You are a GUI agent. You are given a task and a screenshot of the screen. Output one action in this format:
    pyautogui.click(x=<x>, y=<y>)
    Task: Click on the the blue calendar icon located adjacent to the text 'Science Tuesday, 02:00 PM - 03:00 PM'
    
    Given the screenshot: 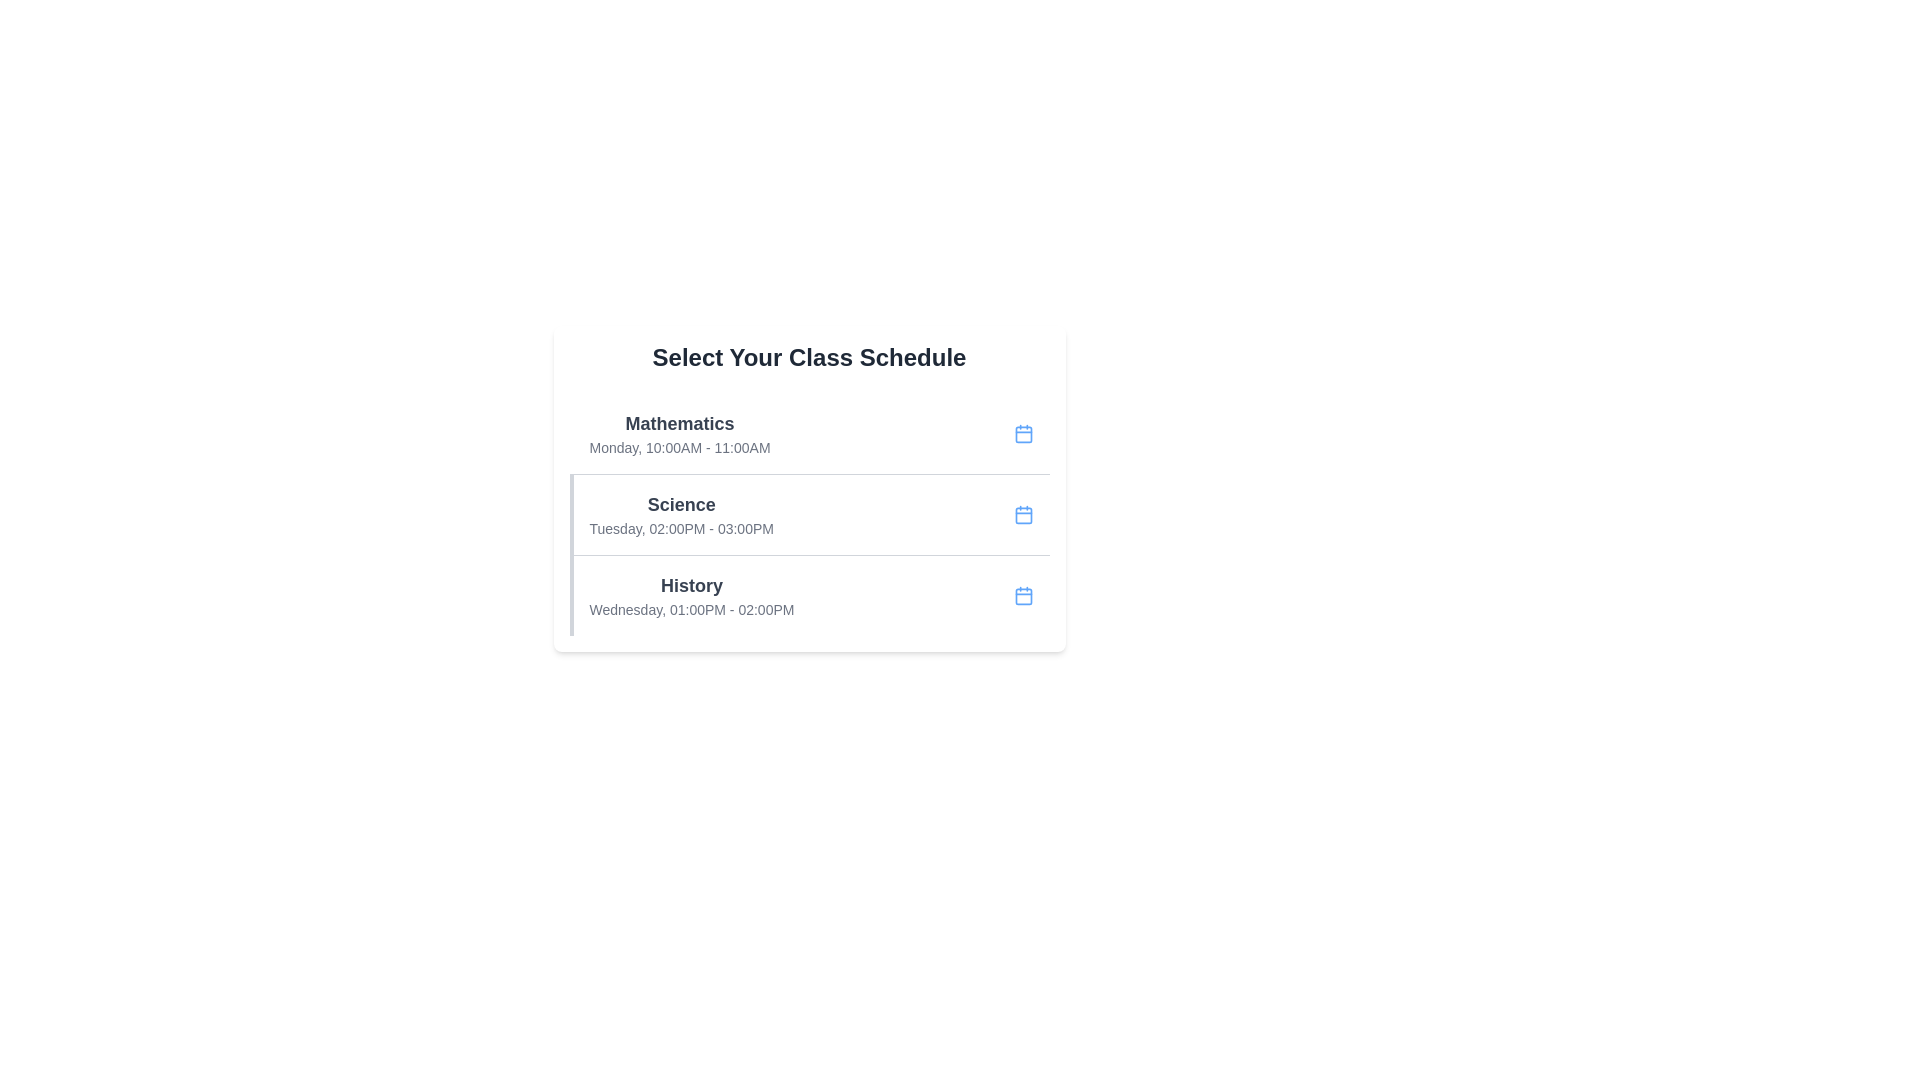 What is the action you would take?
    pyautogui.click(x=1023, y=514)
    